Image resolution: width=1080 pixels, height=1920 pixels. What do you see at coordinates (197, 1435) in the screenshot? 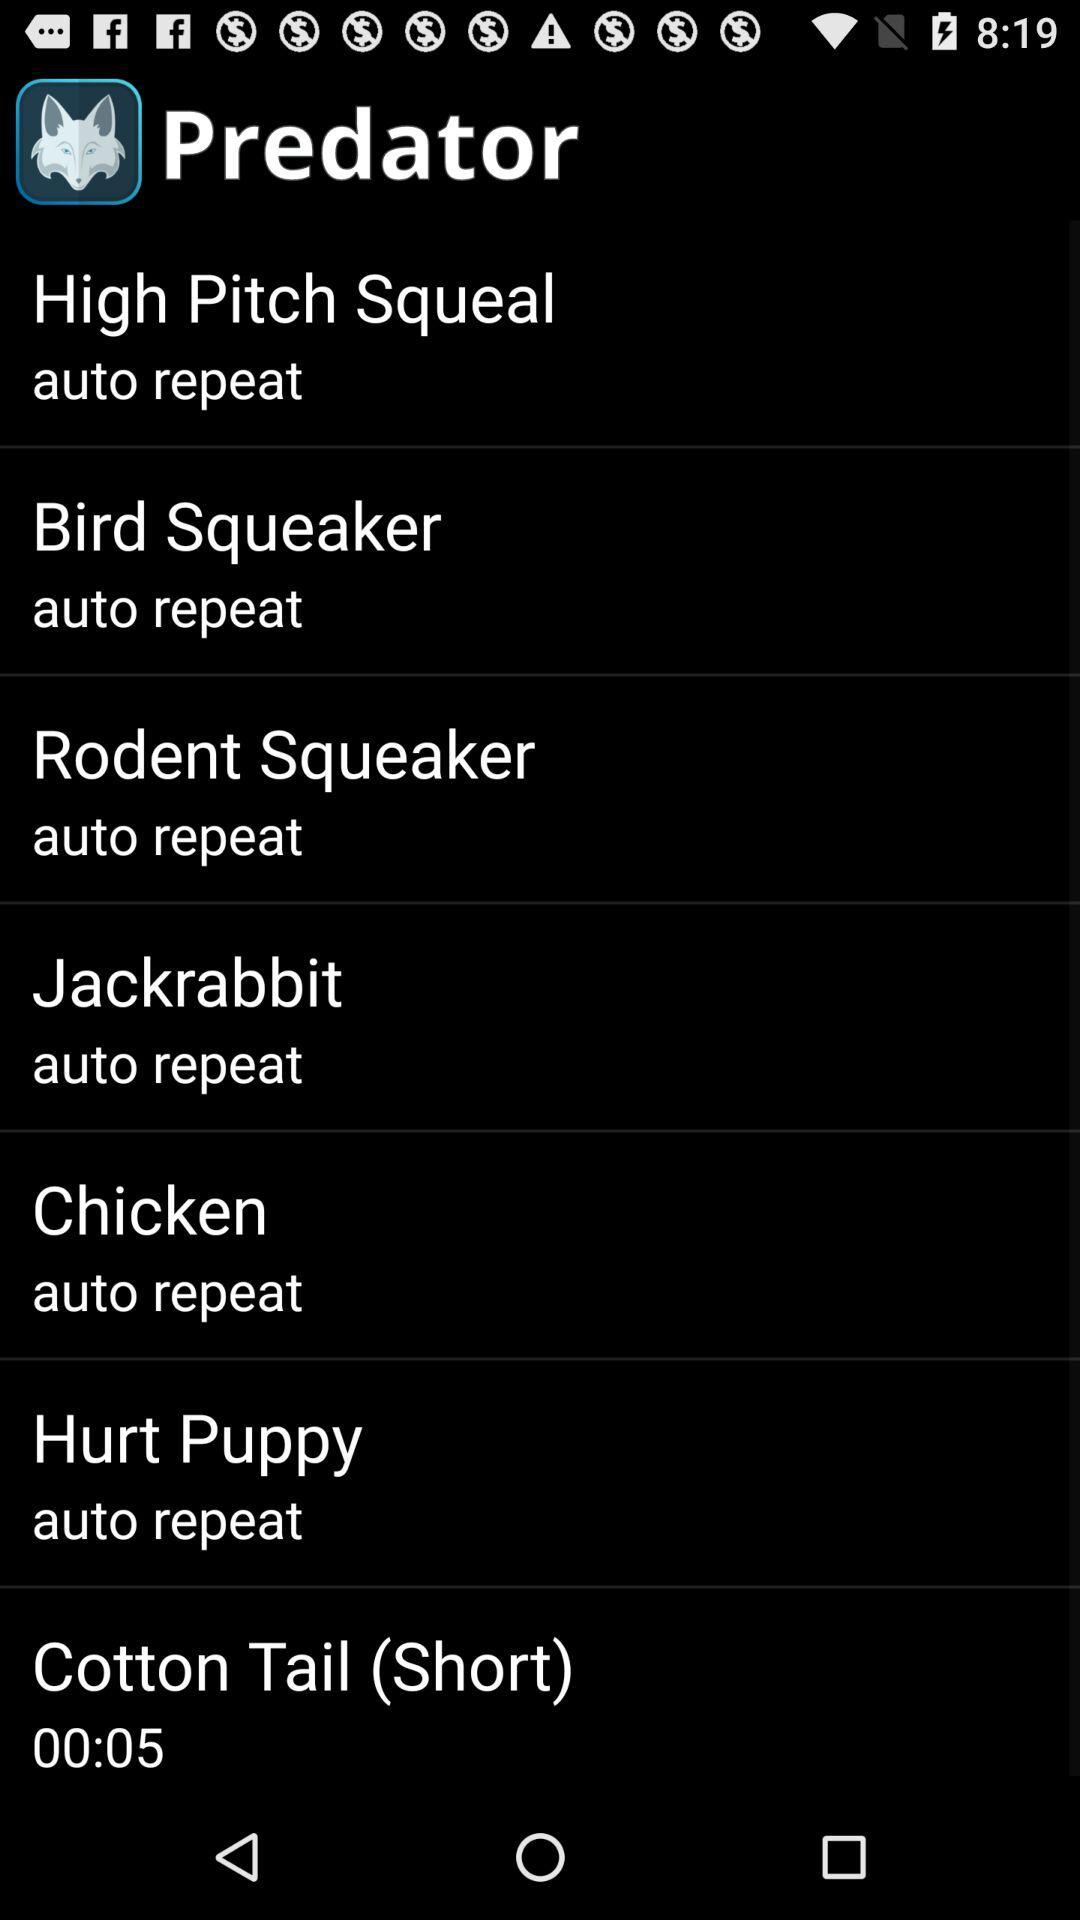
I see `item below auto repeat app` at bounding box center [197, 1435].